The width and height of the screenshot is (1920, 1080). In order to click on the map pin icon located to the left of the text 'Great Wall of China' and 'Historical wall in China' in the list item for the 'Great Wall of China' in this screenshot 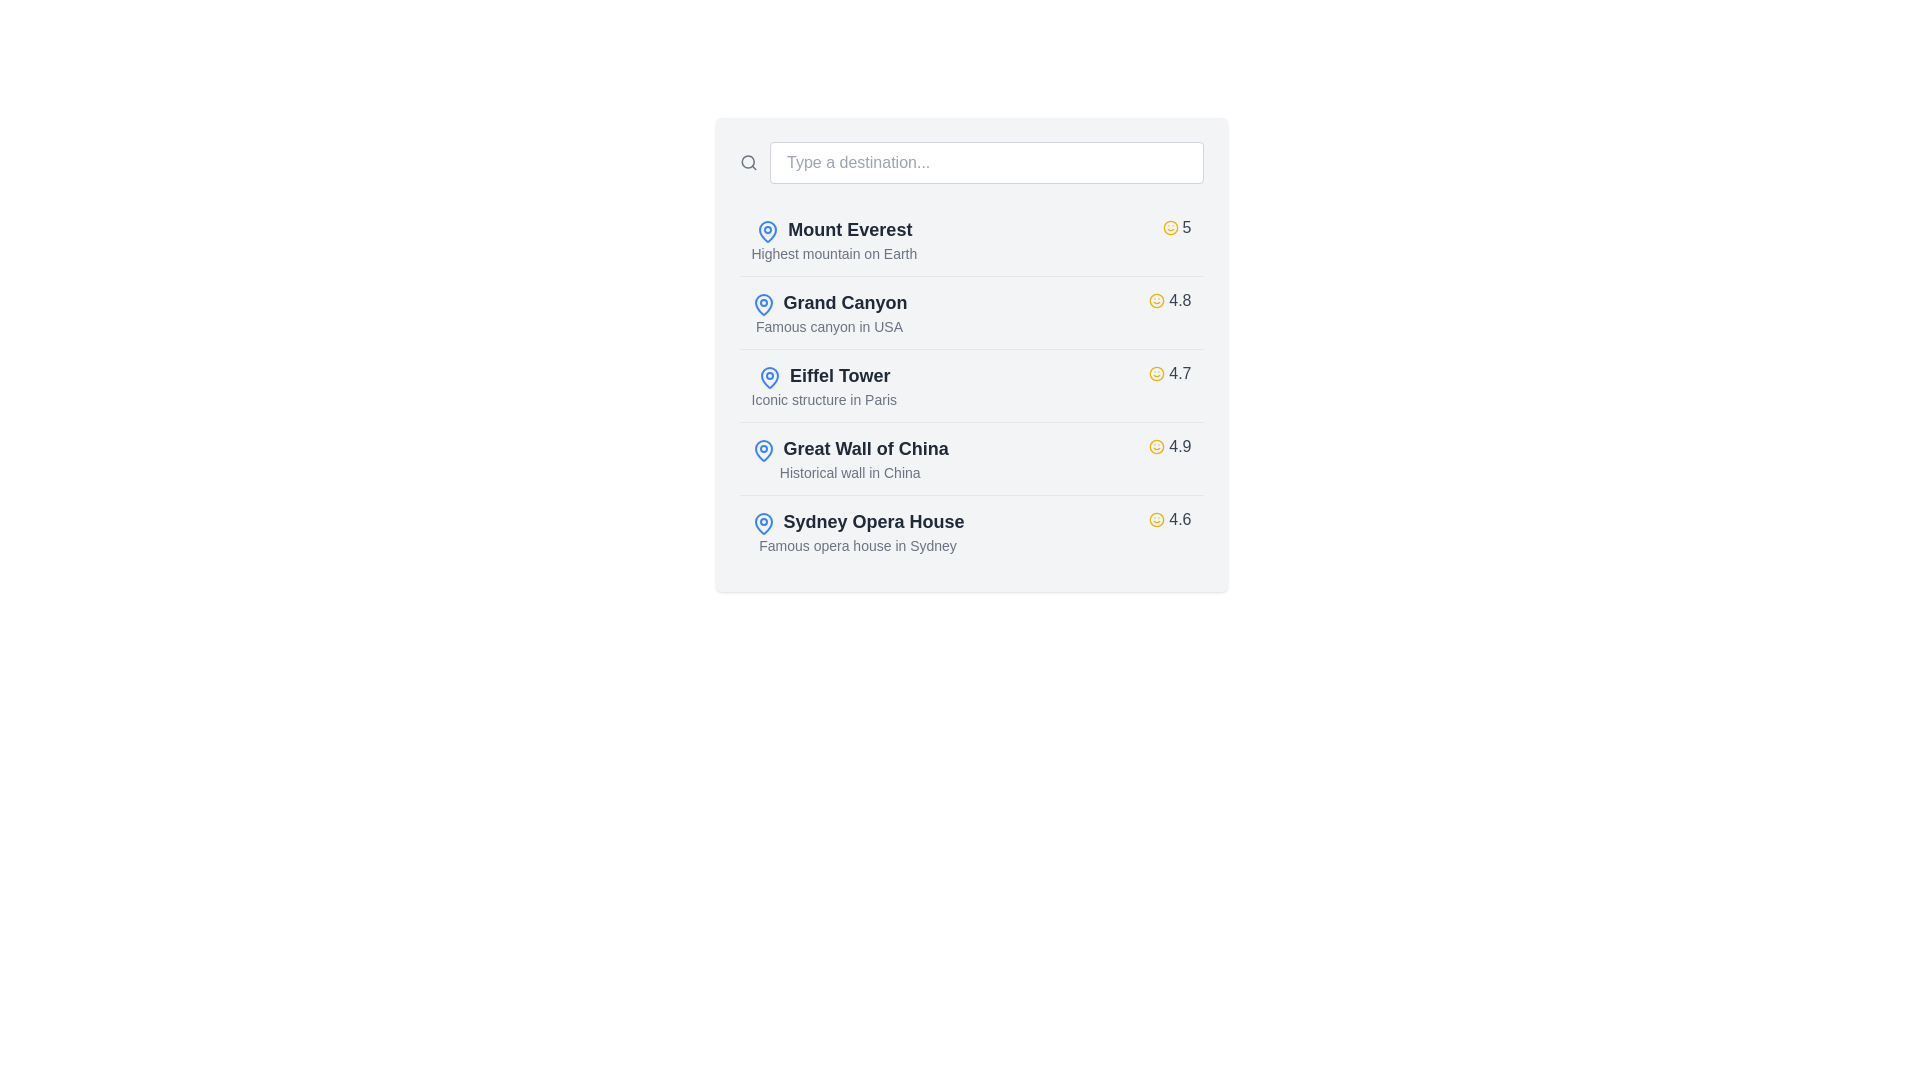, I will do `click(762, 450)`.